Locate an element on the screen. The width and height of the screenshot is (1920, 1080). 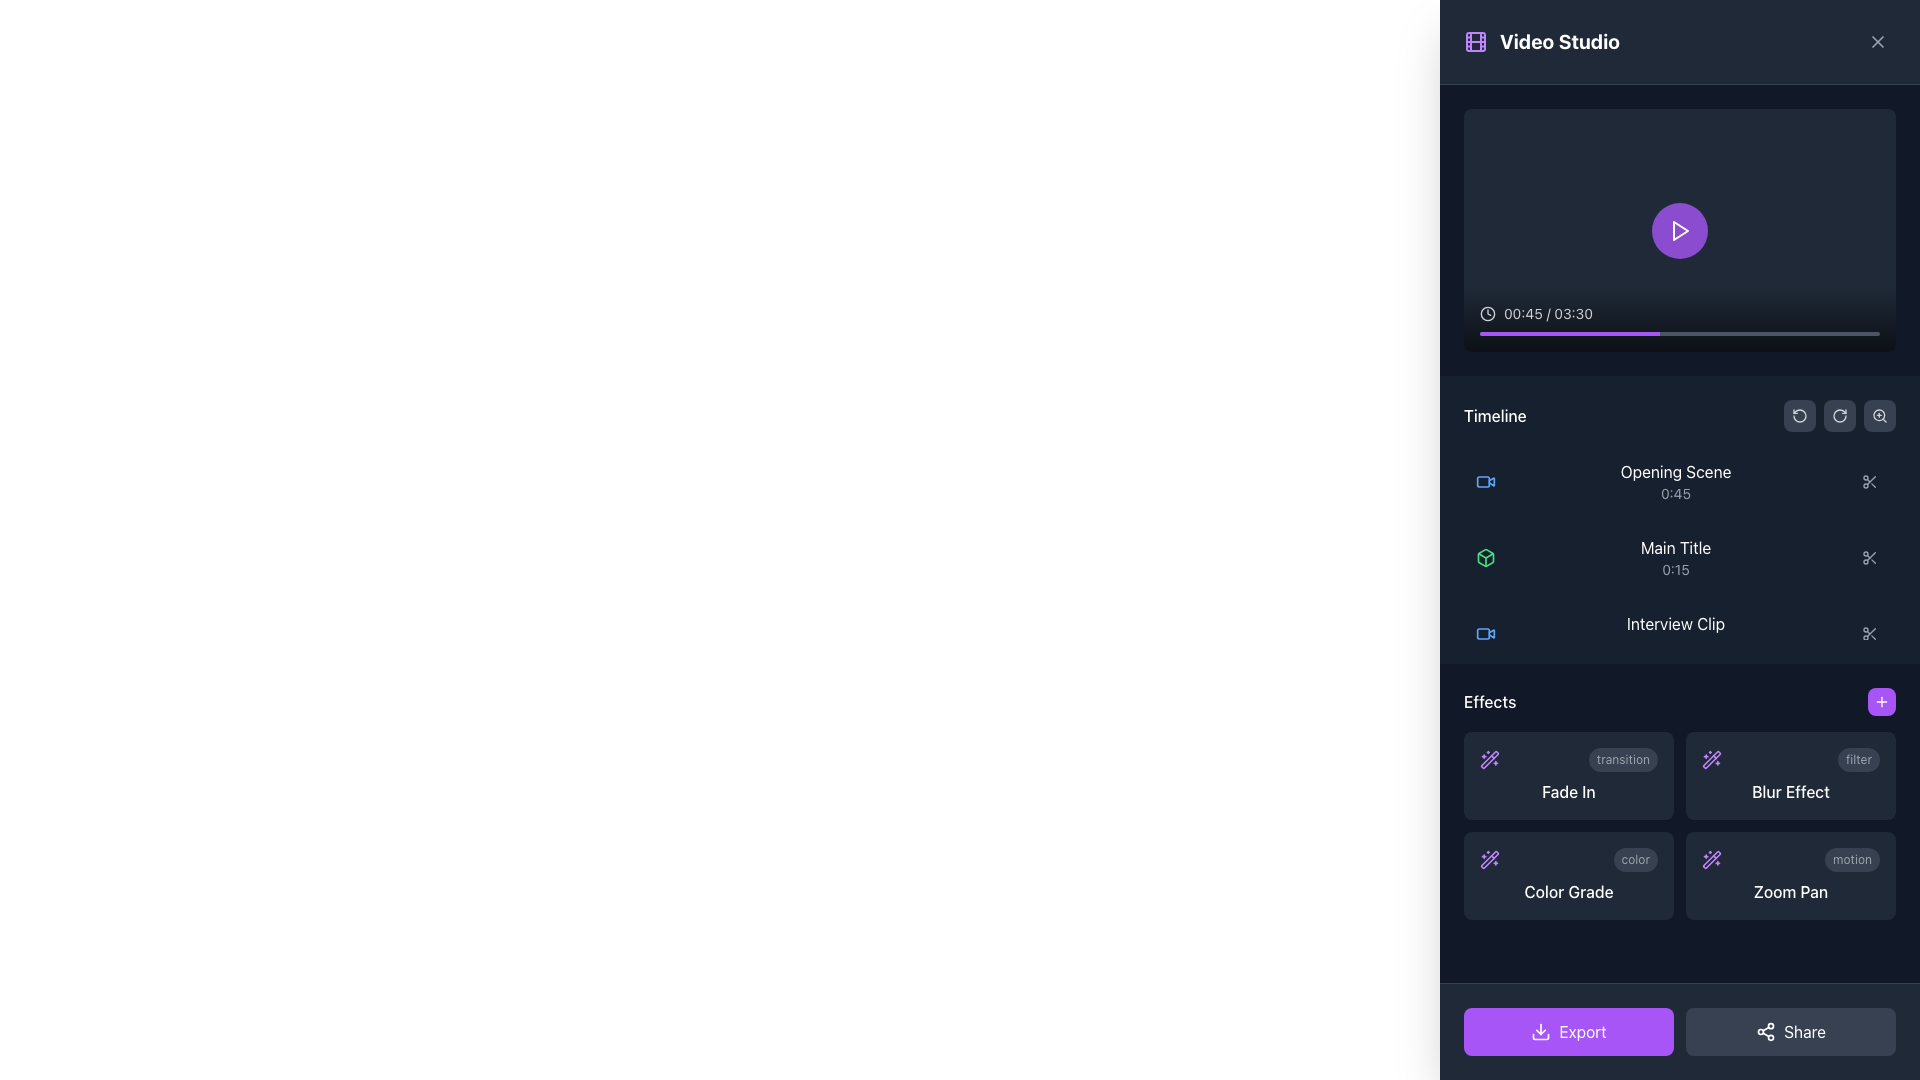
the icon button located at the rightmost position of the row associated with 'Main Title' and '0:15' in the timeline to invoke the cut action is located at coordinates (1869, 558).